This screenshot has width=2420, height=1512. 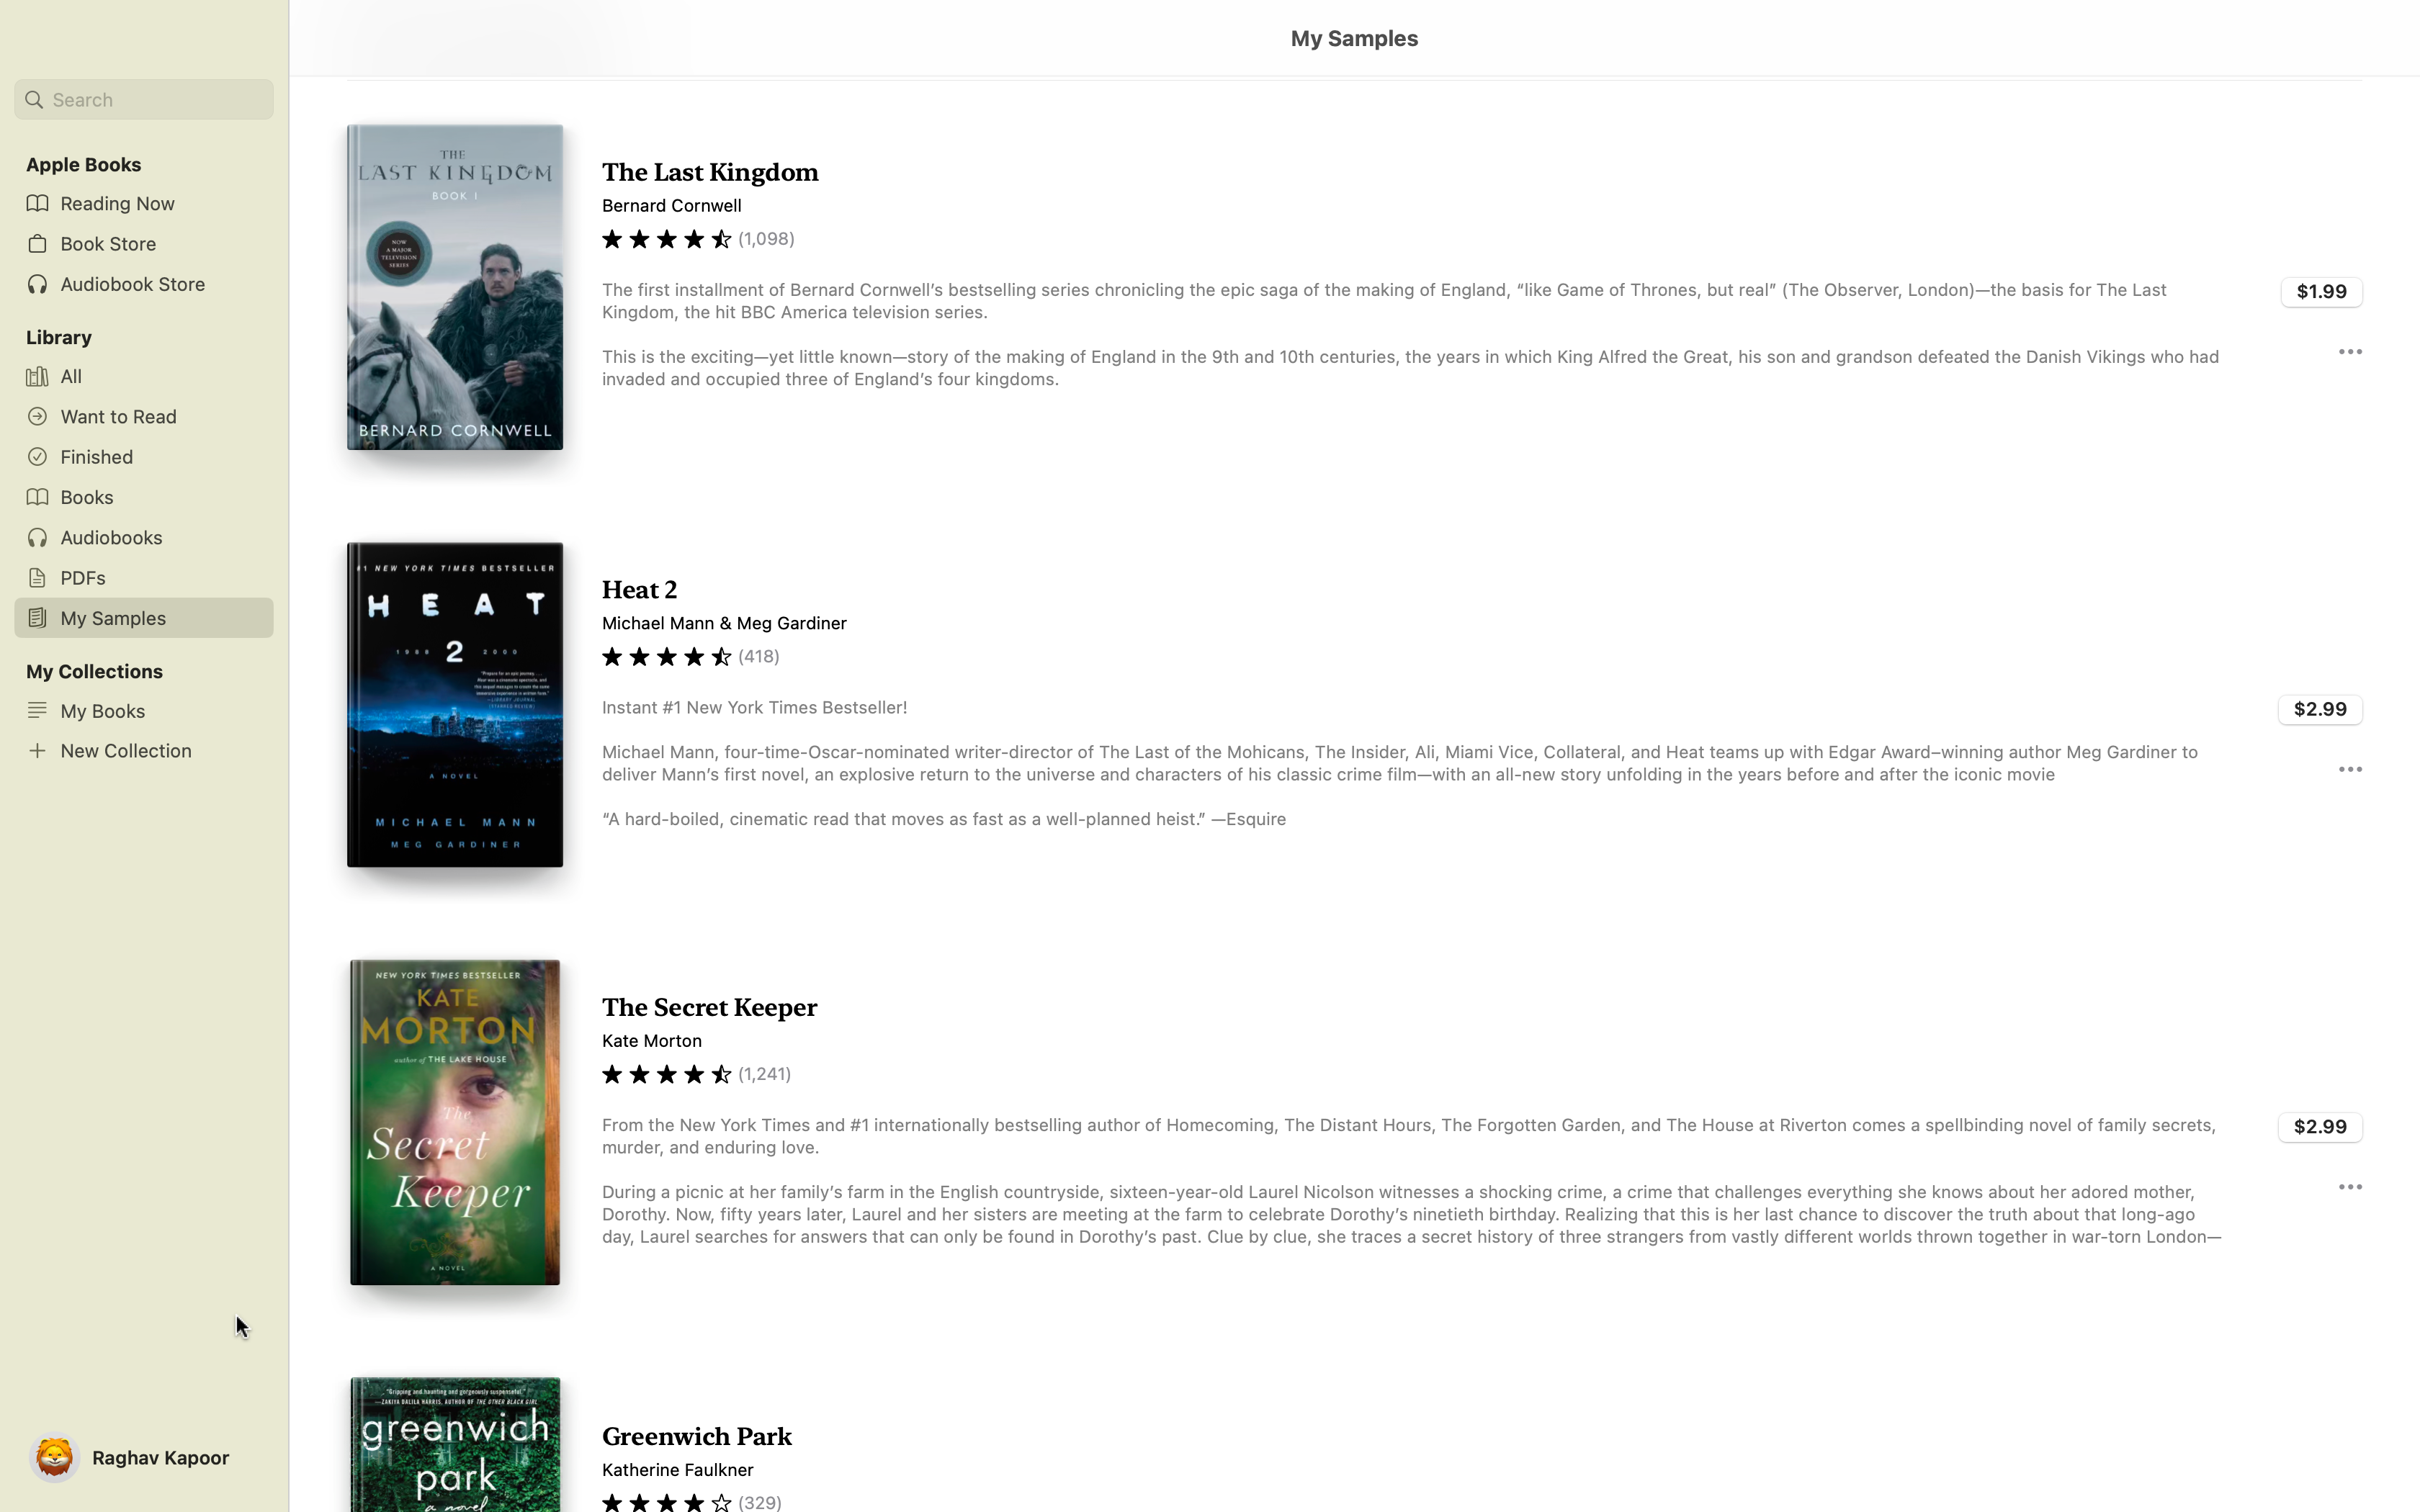 What do you see at coordinates (4550810, 1667736) in the screenshot?
I see `Scroll down a little to view book "Greenwich Park` at bounding box center [4550810, 1667736].